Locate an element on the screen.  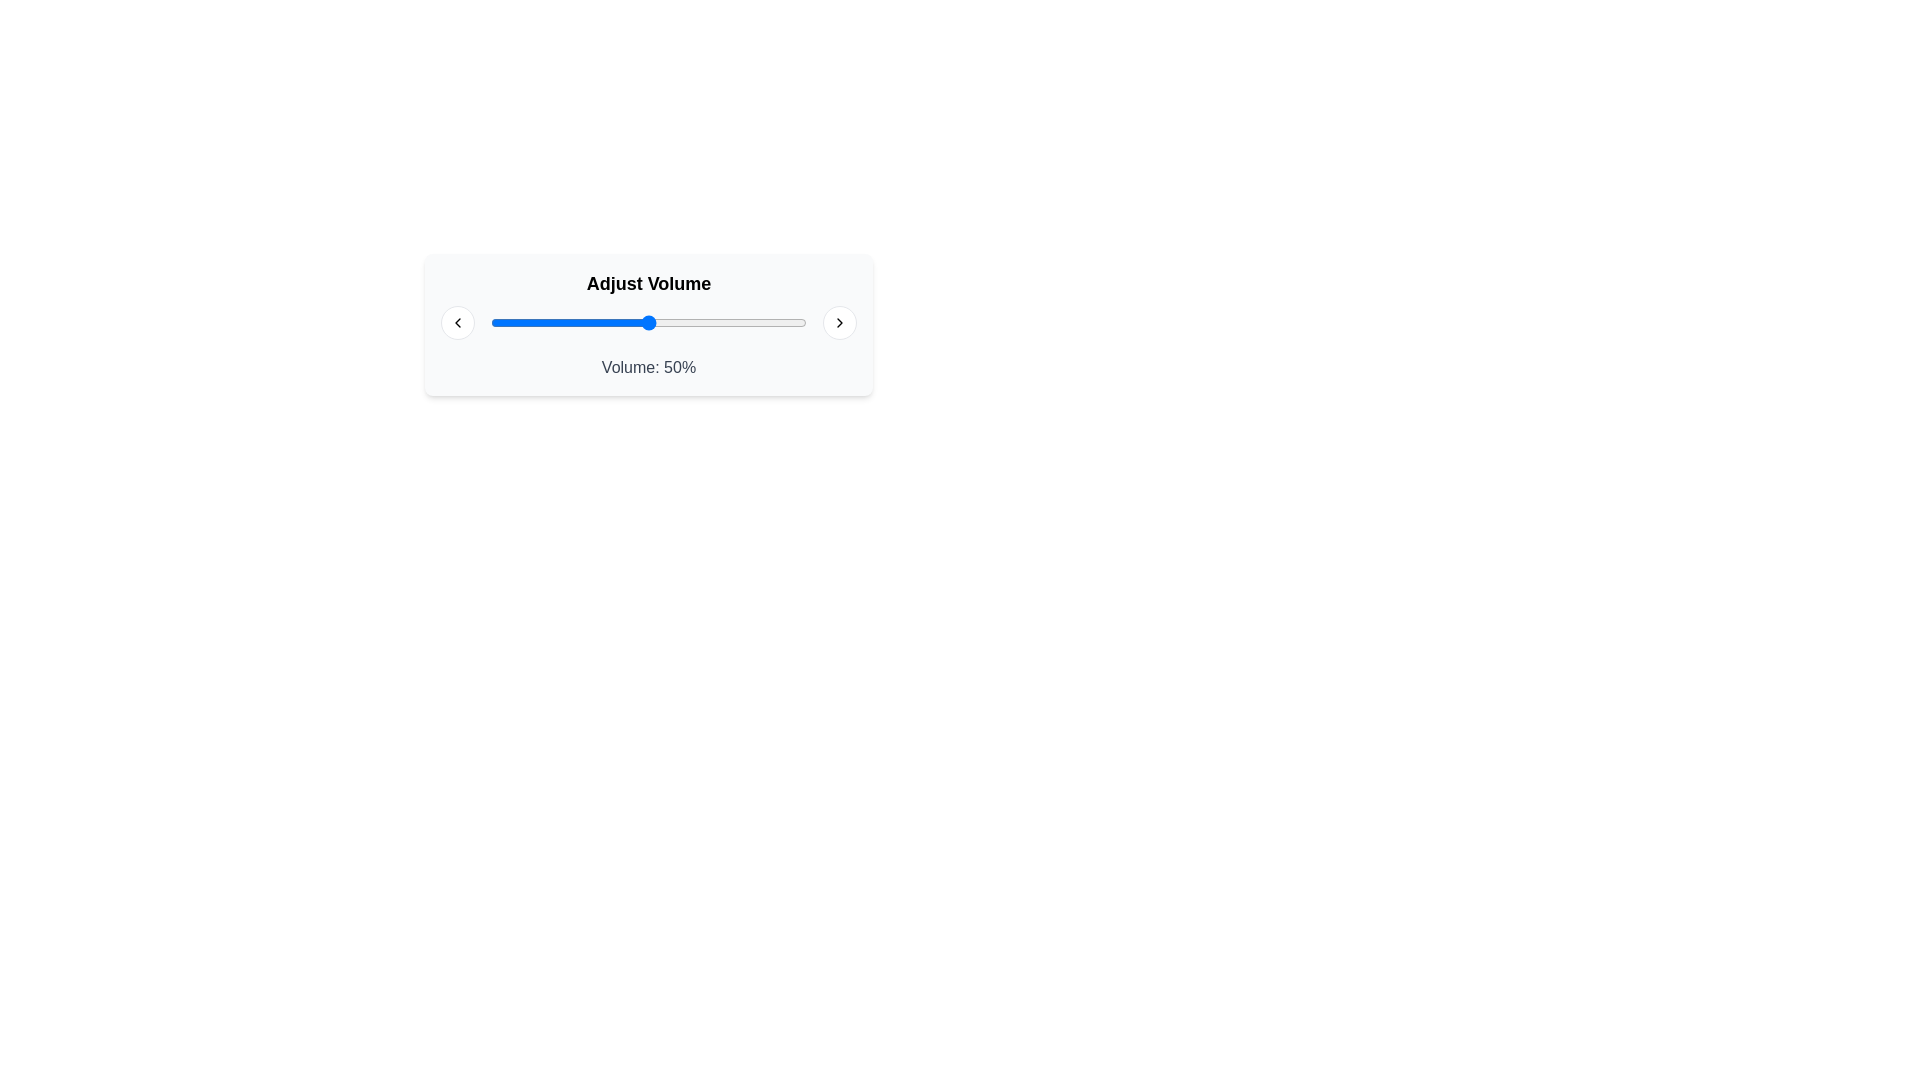
the slider is located at coordinates (632, 322).